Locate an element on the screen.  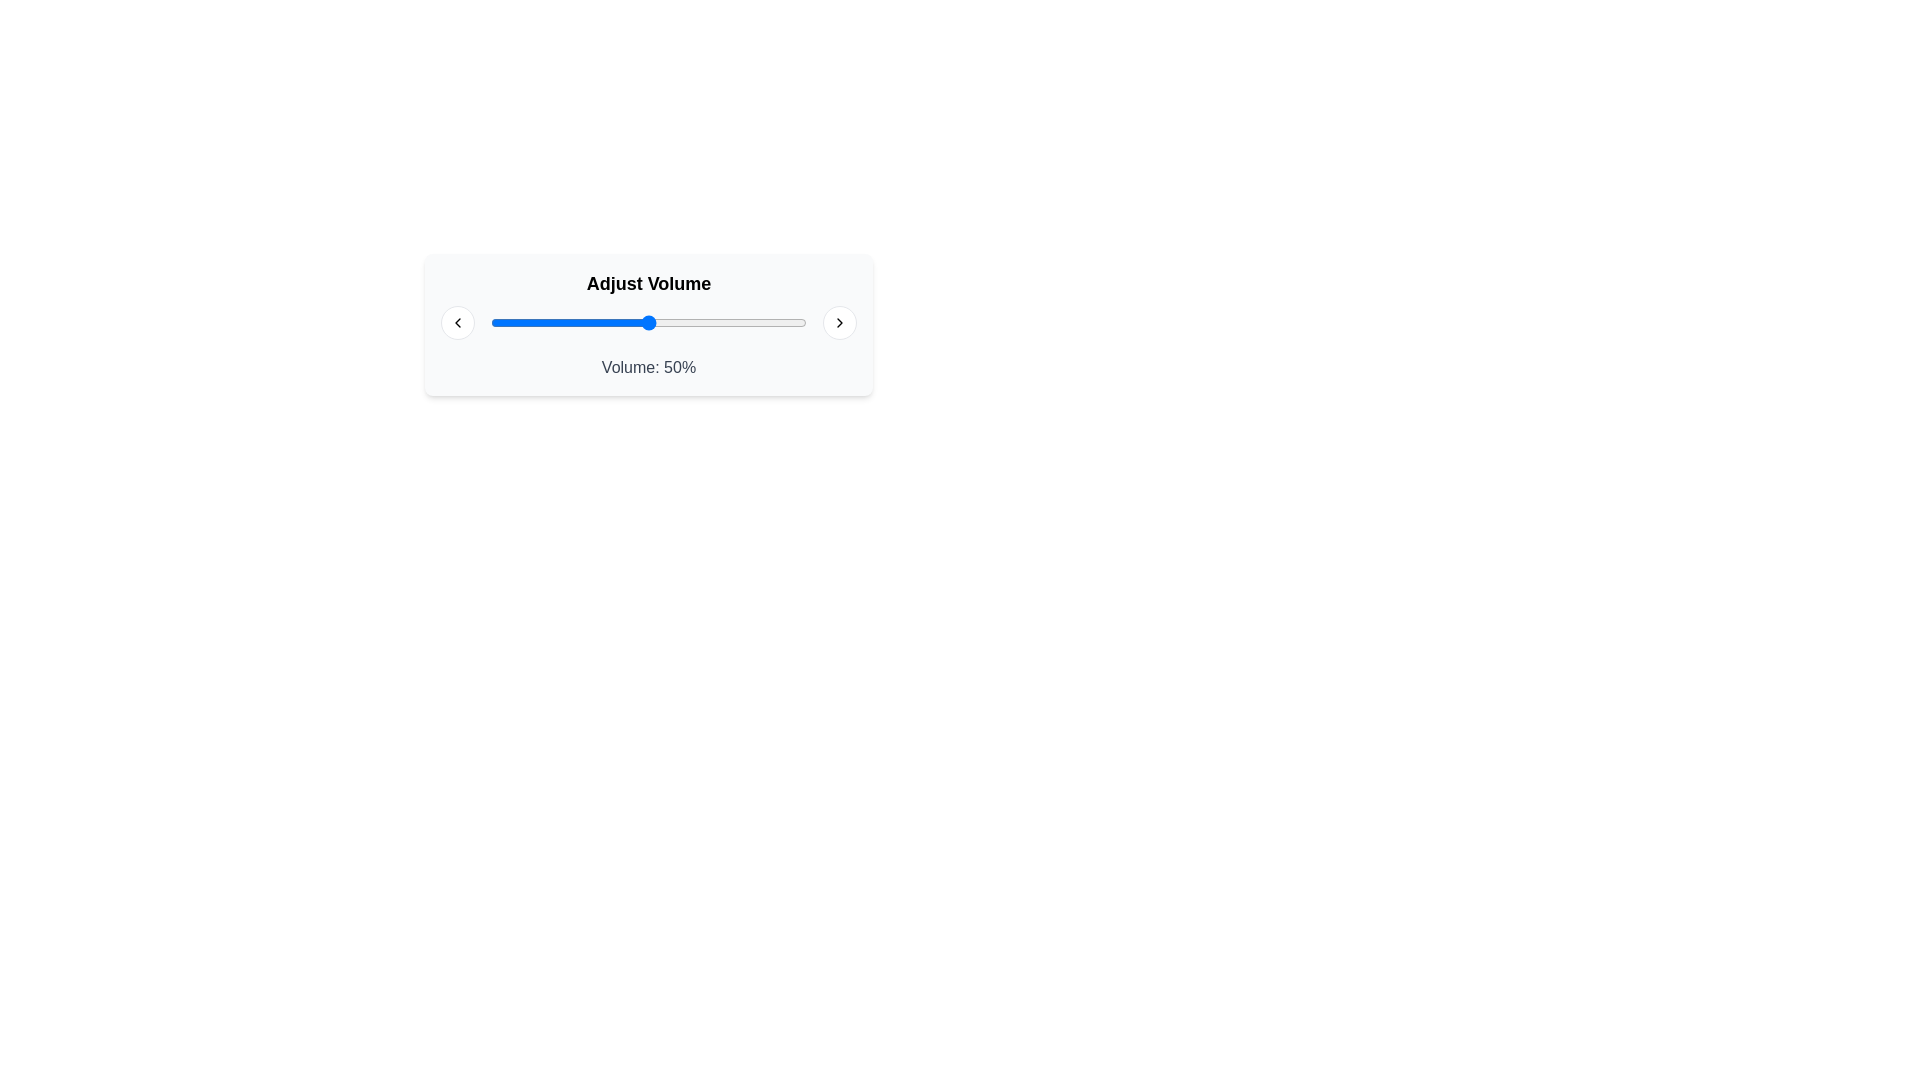
the slider is located at coordinates (632, 322).